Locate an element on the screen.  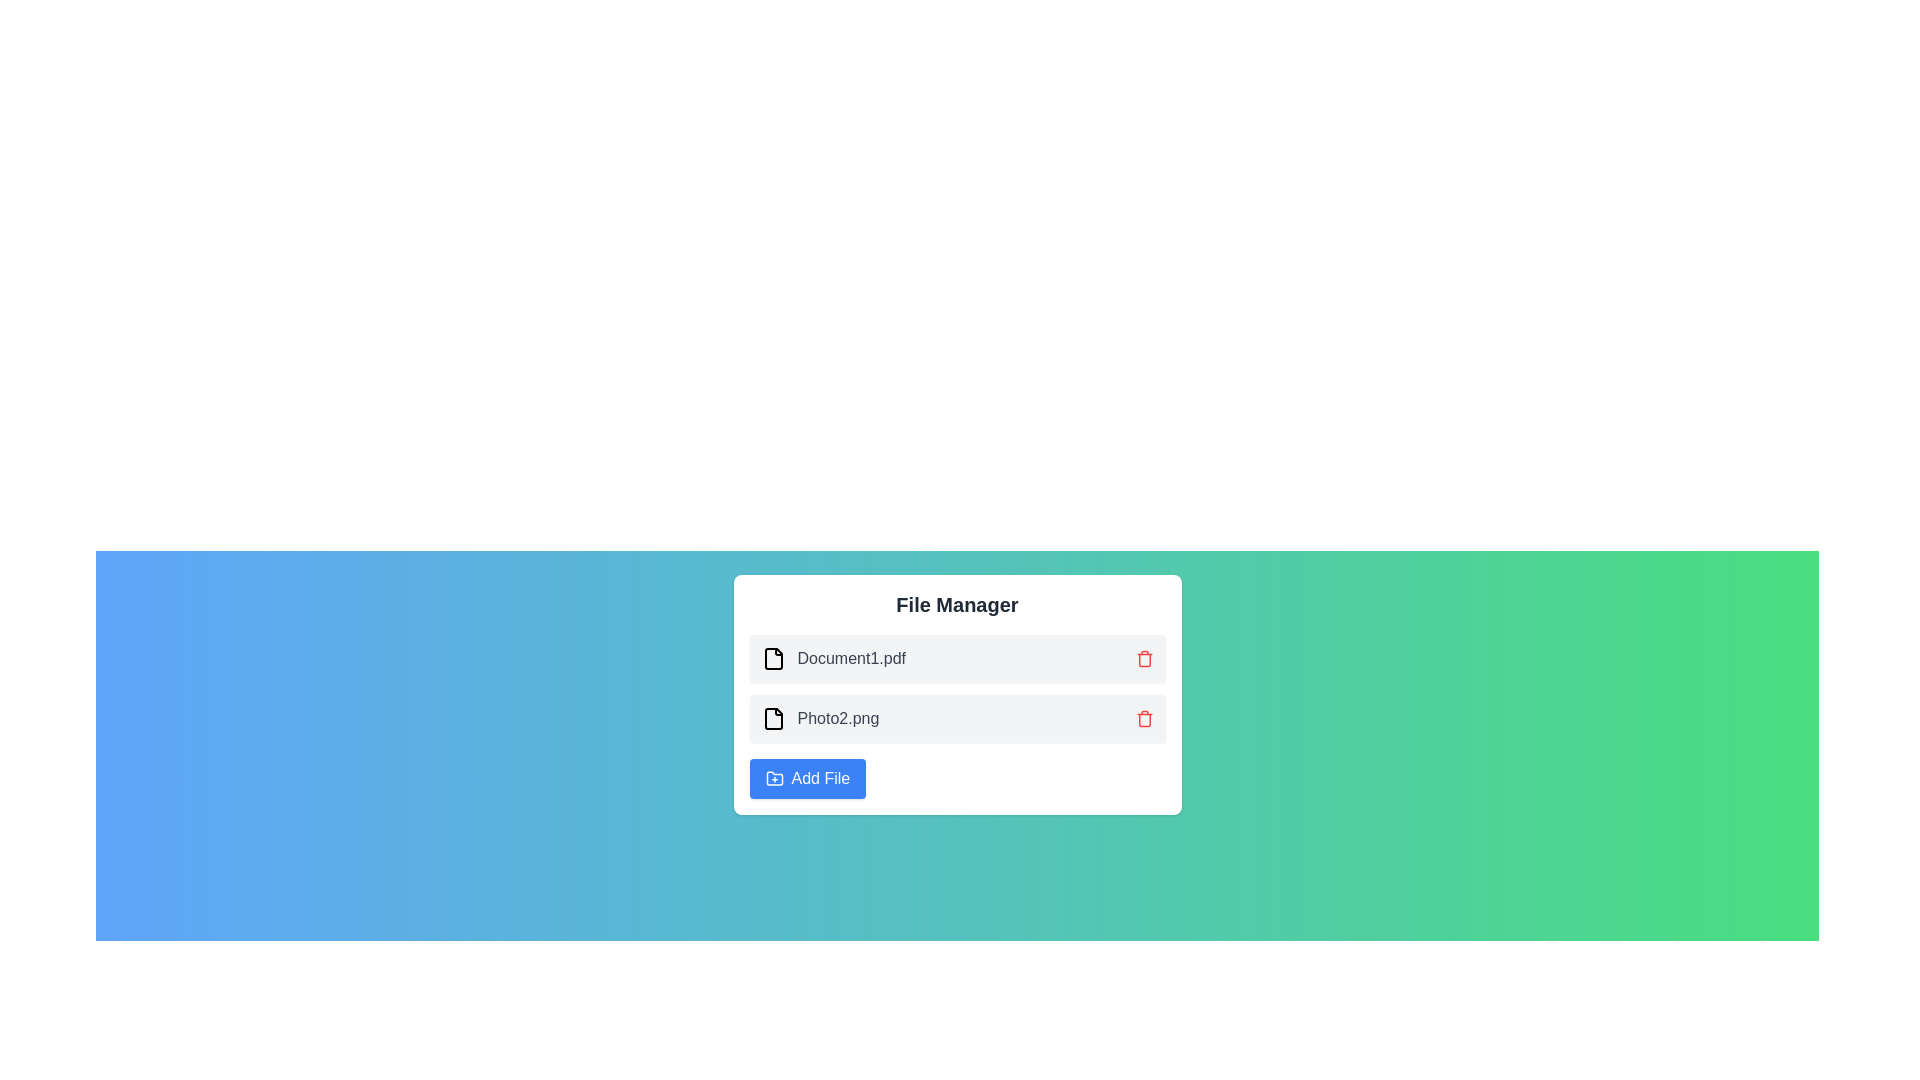
the text label with an icon representing a file entry, located below 'Document1.pdf' and above the 'Add File' button is located at coordinates (820, 717).